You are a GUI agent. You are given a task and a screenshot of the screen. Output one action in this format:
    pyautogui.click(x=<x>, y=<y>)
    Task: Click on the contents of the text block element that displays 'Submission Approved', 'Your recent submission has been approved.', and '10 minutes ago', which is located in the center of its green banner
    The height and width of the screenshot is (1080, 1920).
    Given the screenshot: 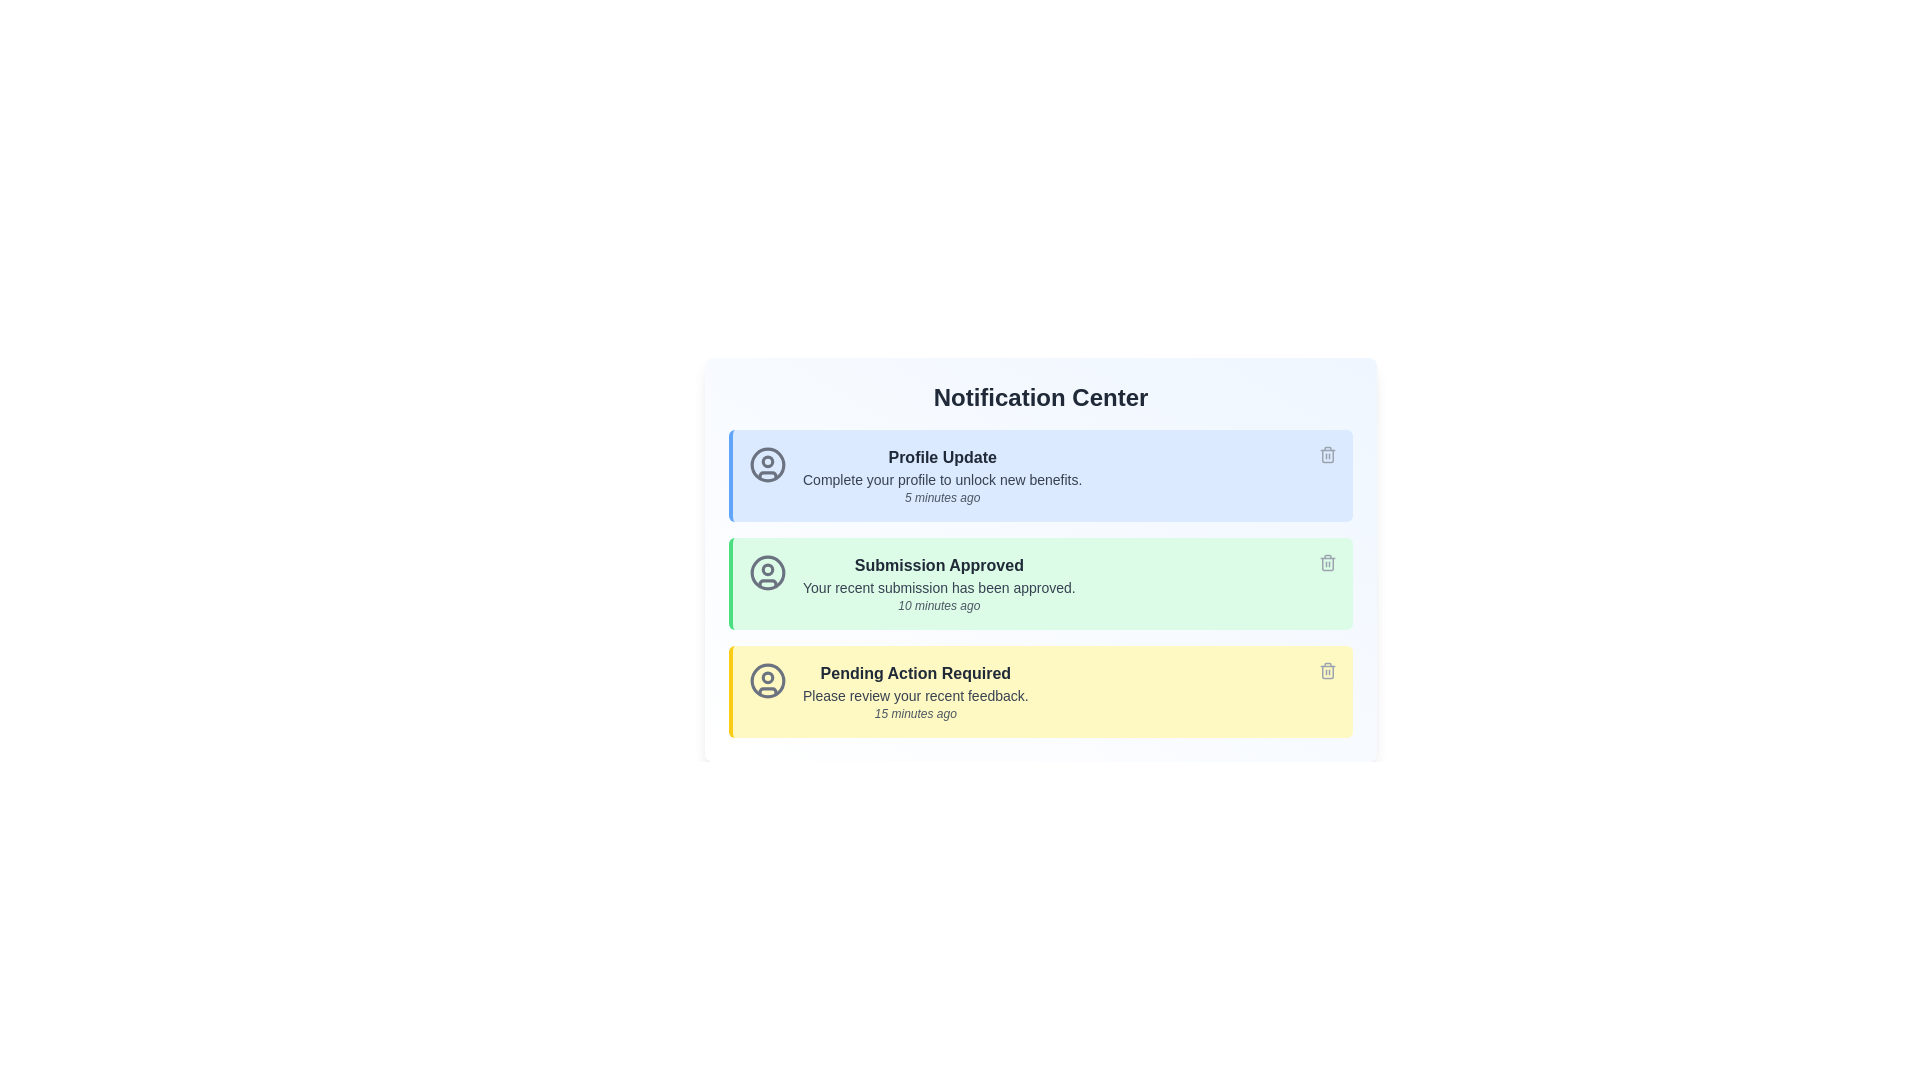 What is the action you would take?
    pyautogui.click(x=938, y=583)
    